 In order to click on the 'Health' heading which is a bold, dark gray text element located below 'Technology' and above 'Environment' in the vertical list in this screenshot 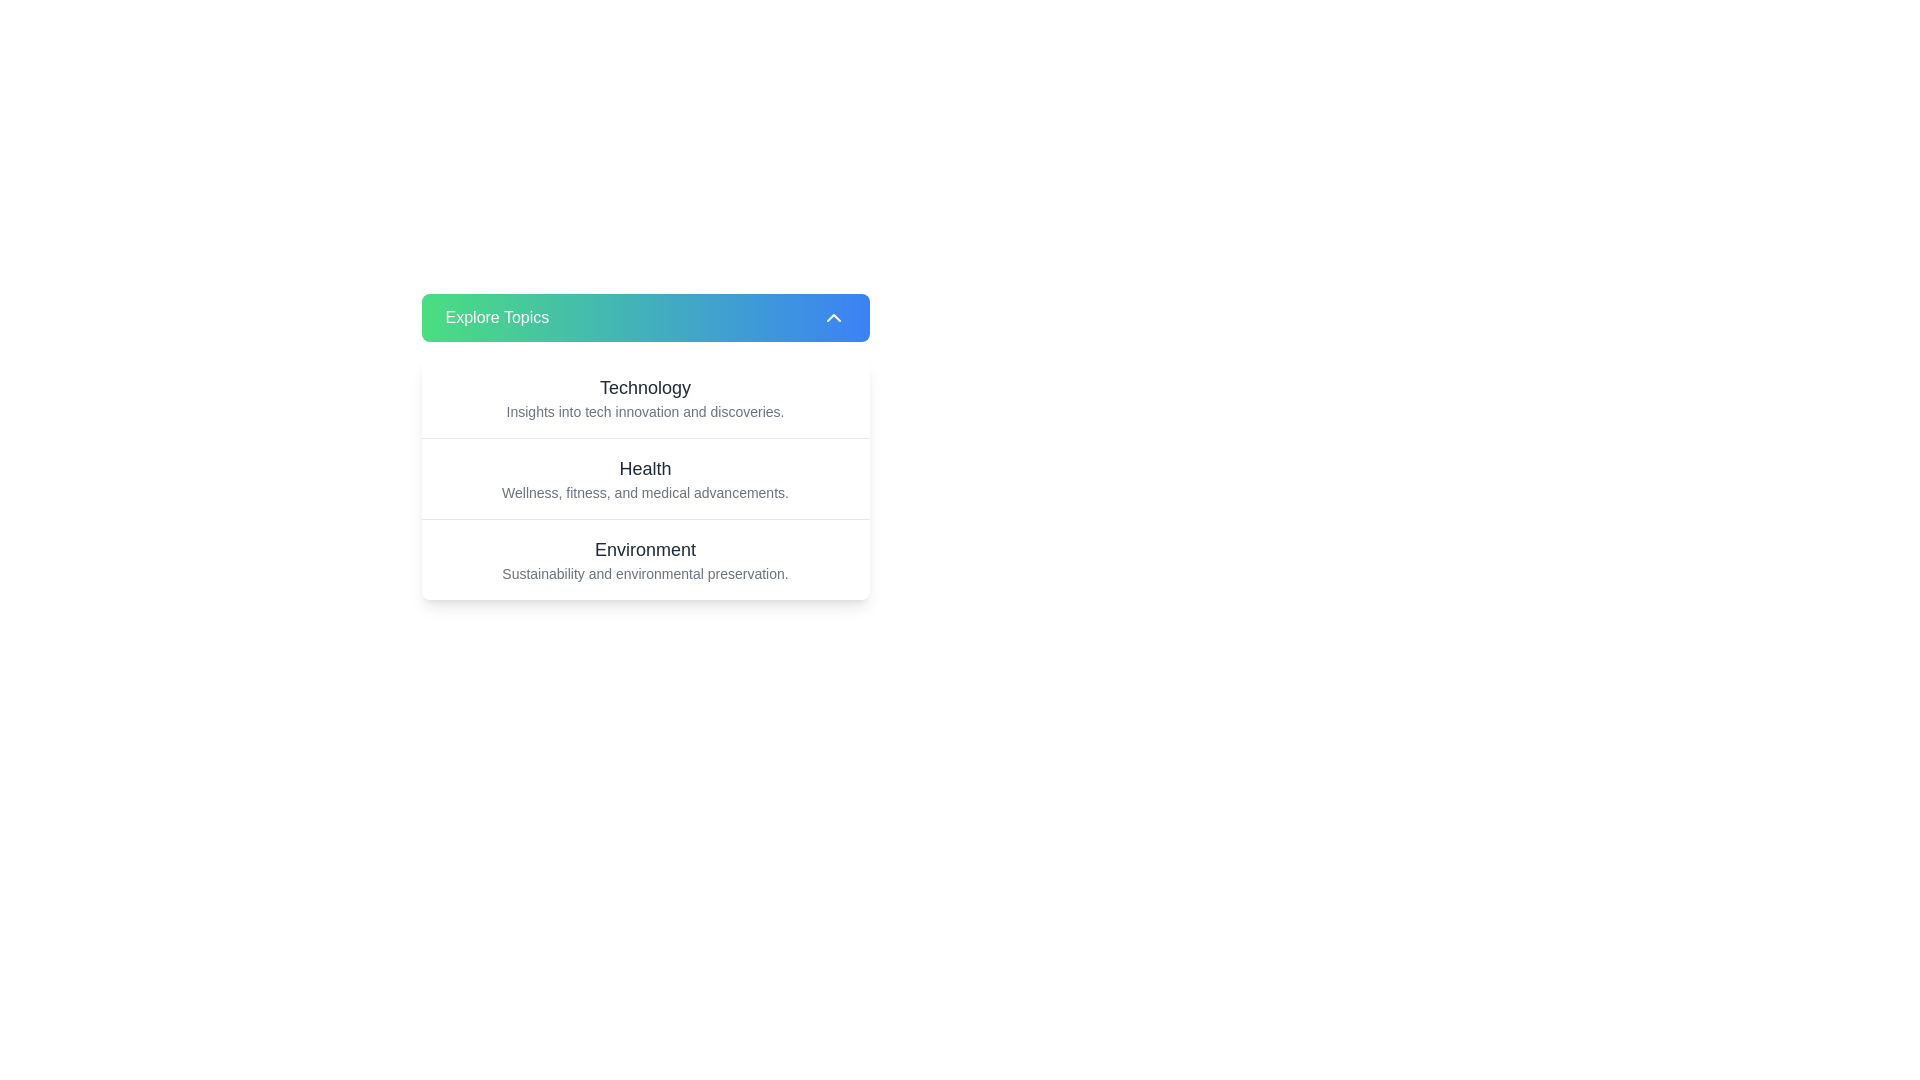, I will do `click(645, 469)`.